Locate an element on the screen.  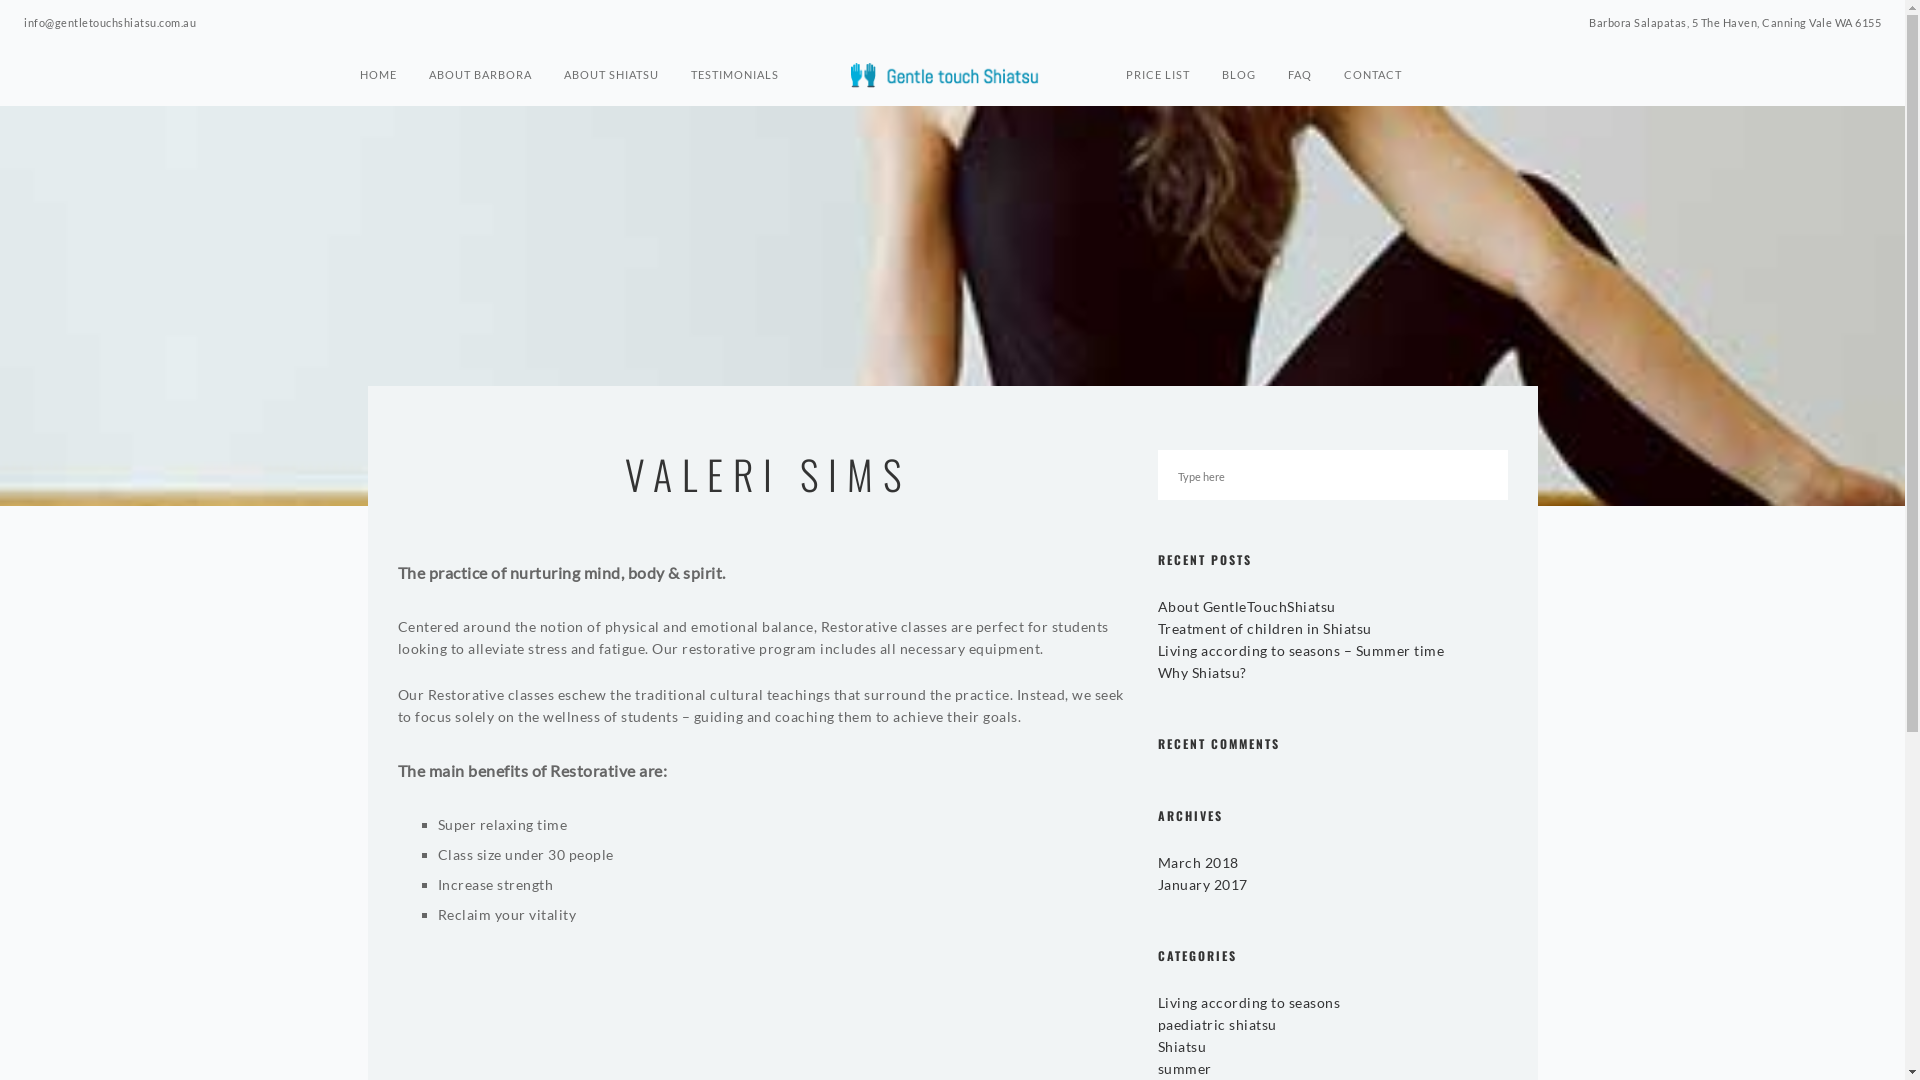
'summer' is located at coordinates (1185, 1067).